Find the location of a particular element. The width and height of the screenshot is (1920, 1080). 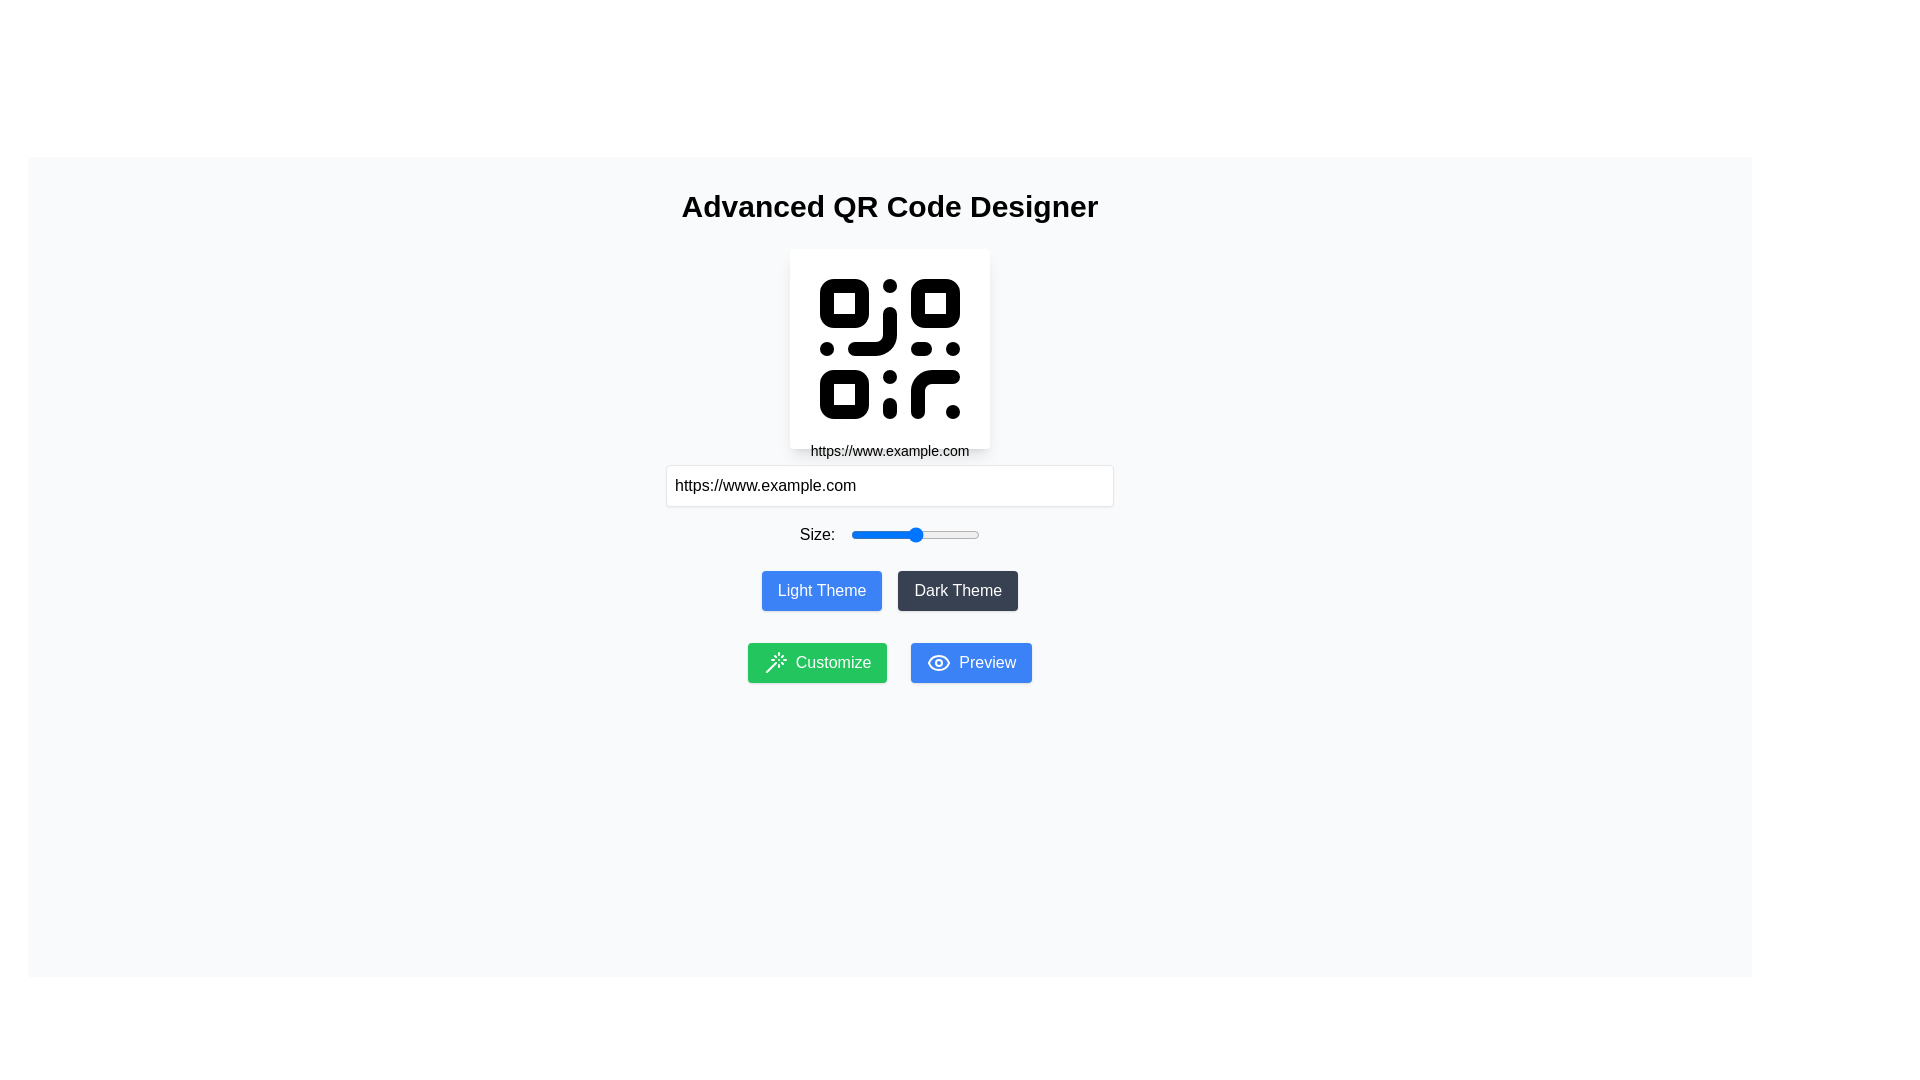

the size is located at coordinates (956, 534).